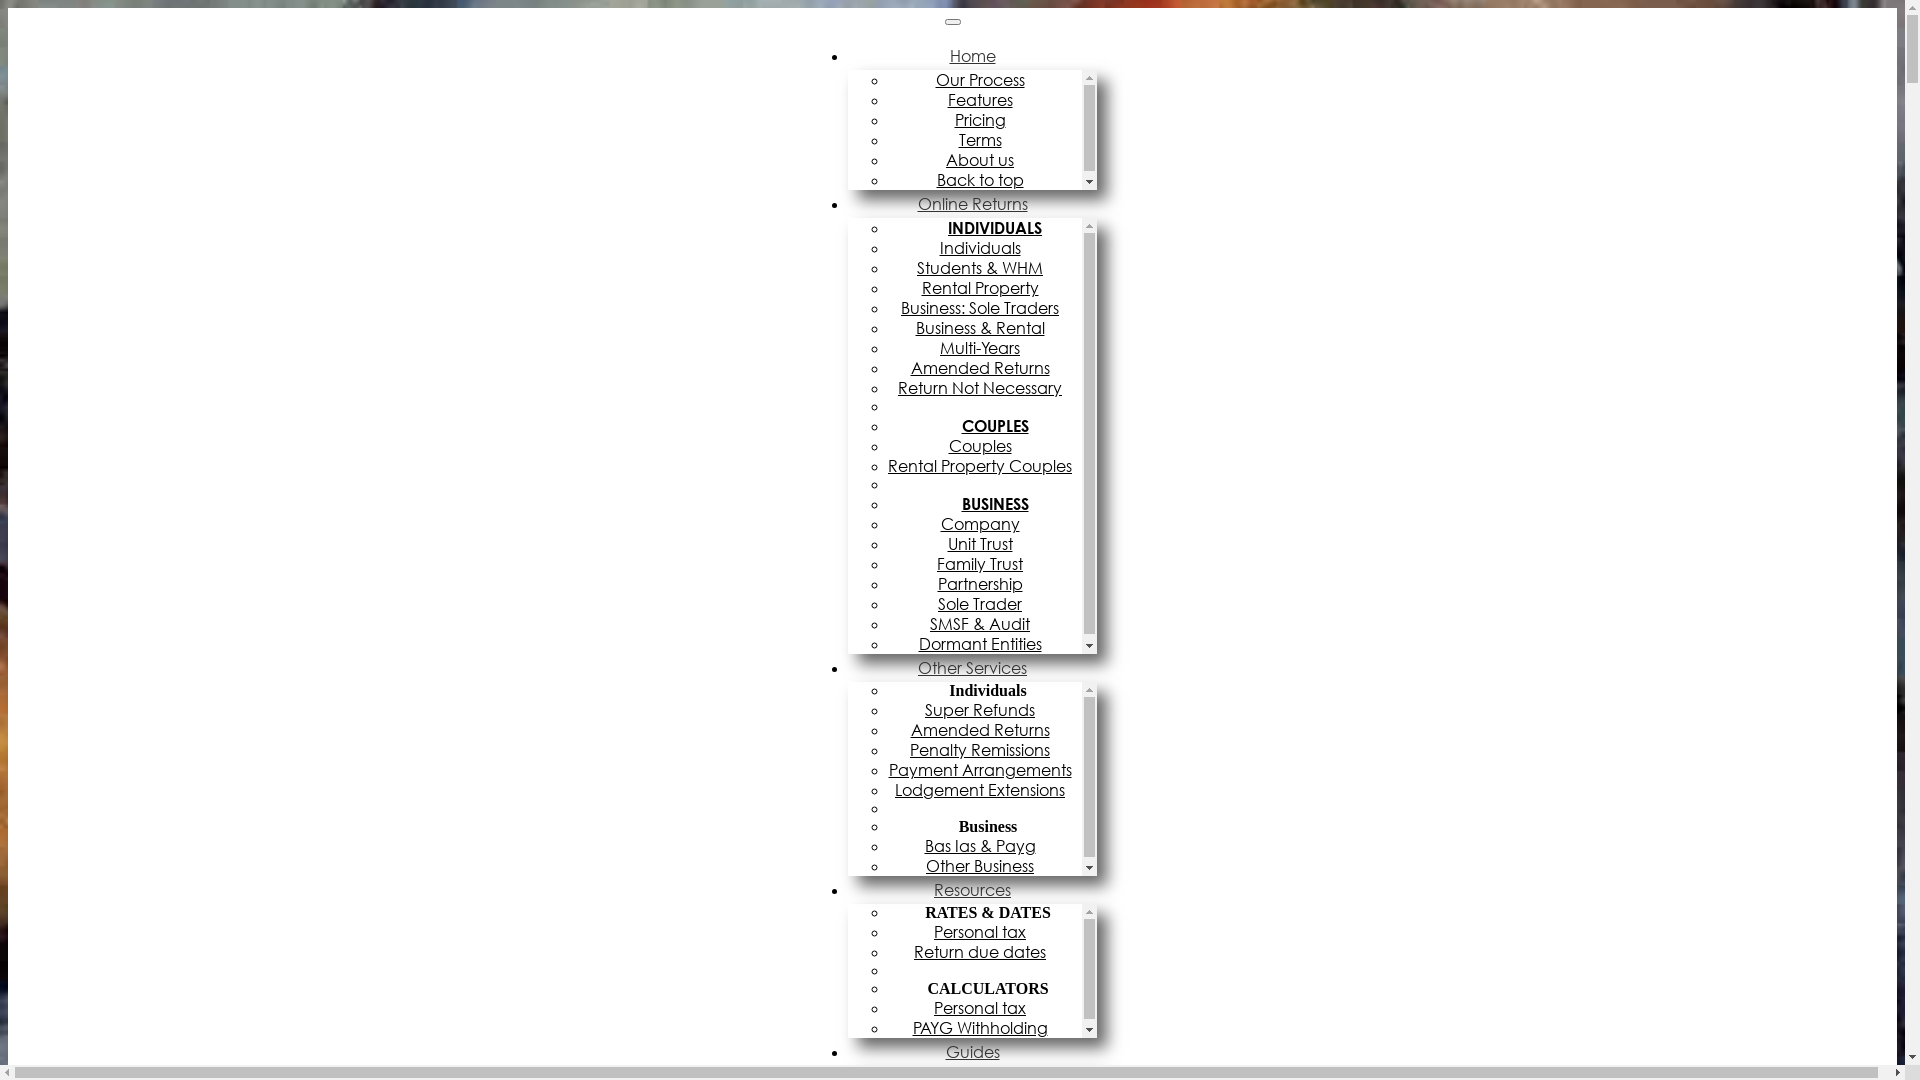 The width and height of the screenshot is (1920, 1080). I want to click on 'Business & Rental', so click(985, 326).